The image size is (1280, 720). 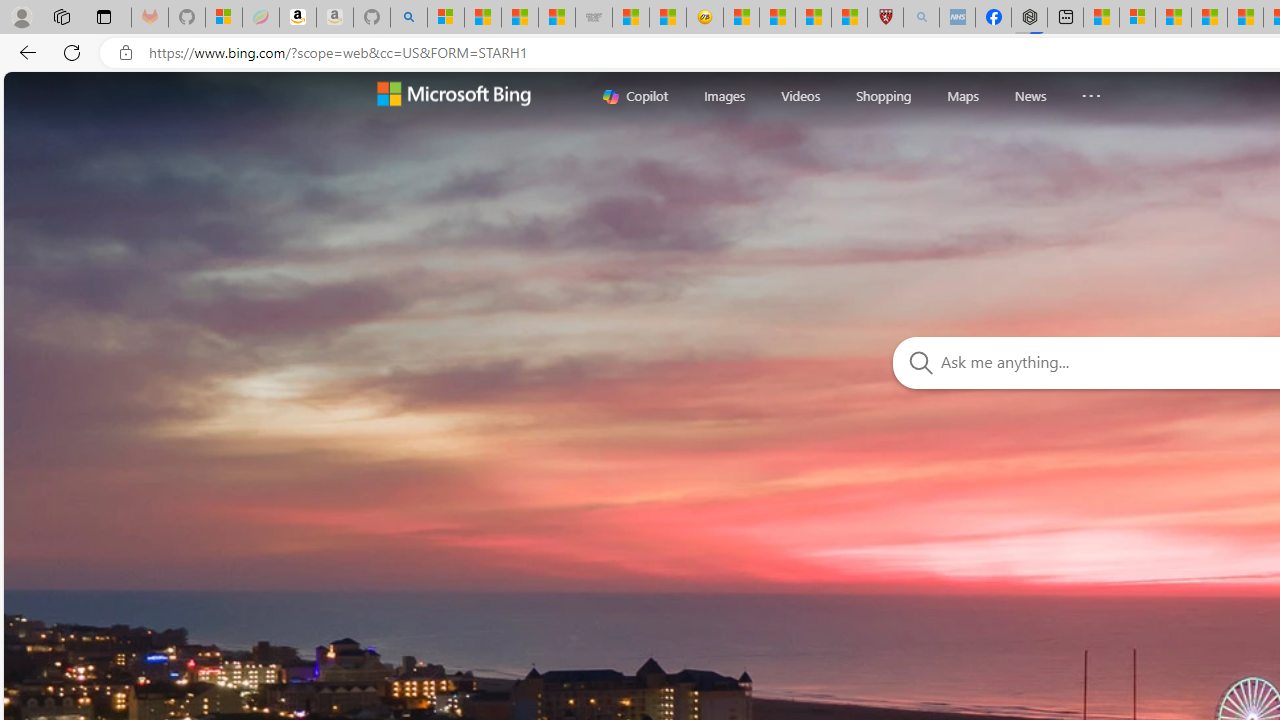 What do you see at coordinates (724, 95) in the screenshot?
I see `'Images'` at bounding box center [724, 95].